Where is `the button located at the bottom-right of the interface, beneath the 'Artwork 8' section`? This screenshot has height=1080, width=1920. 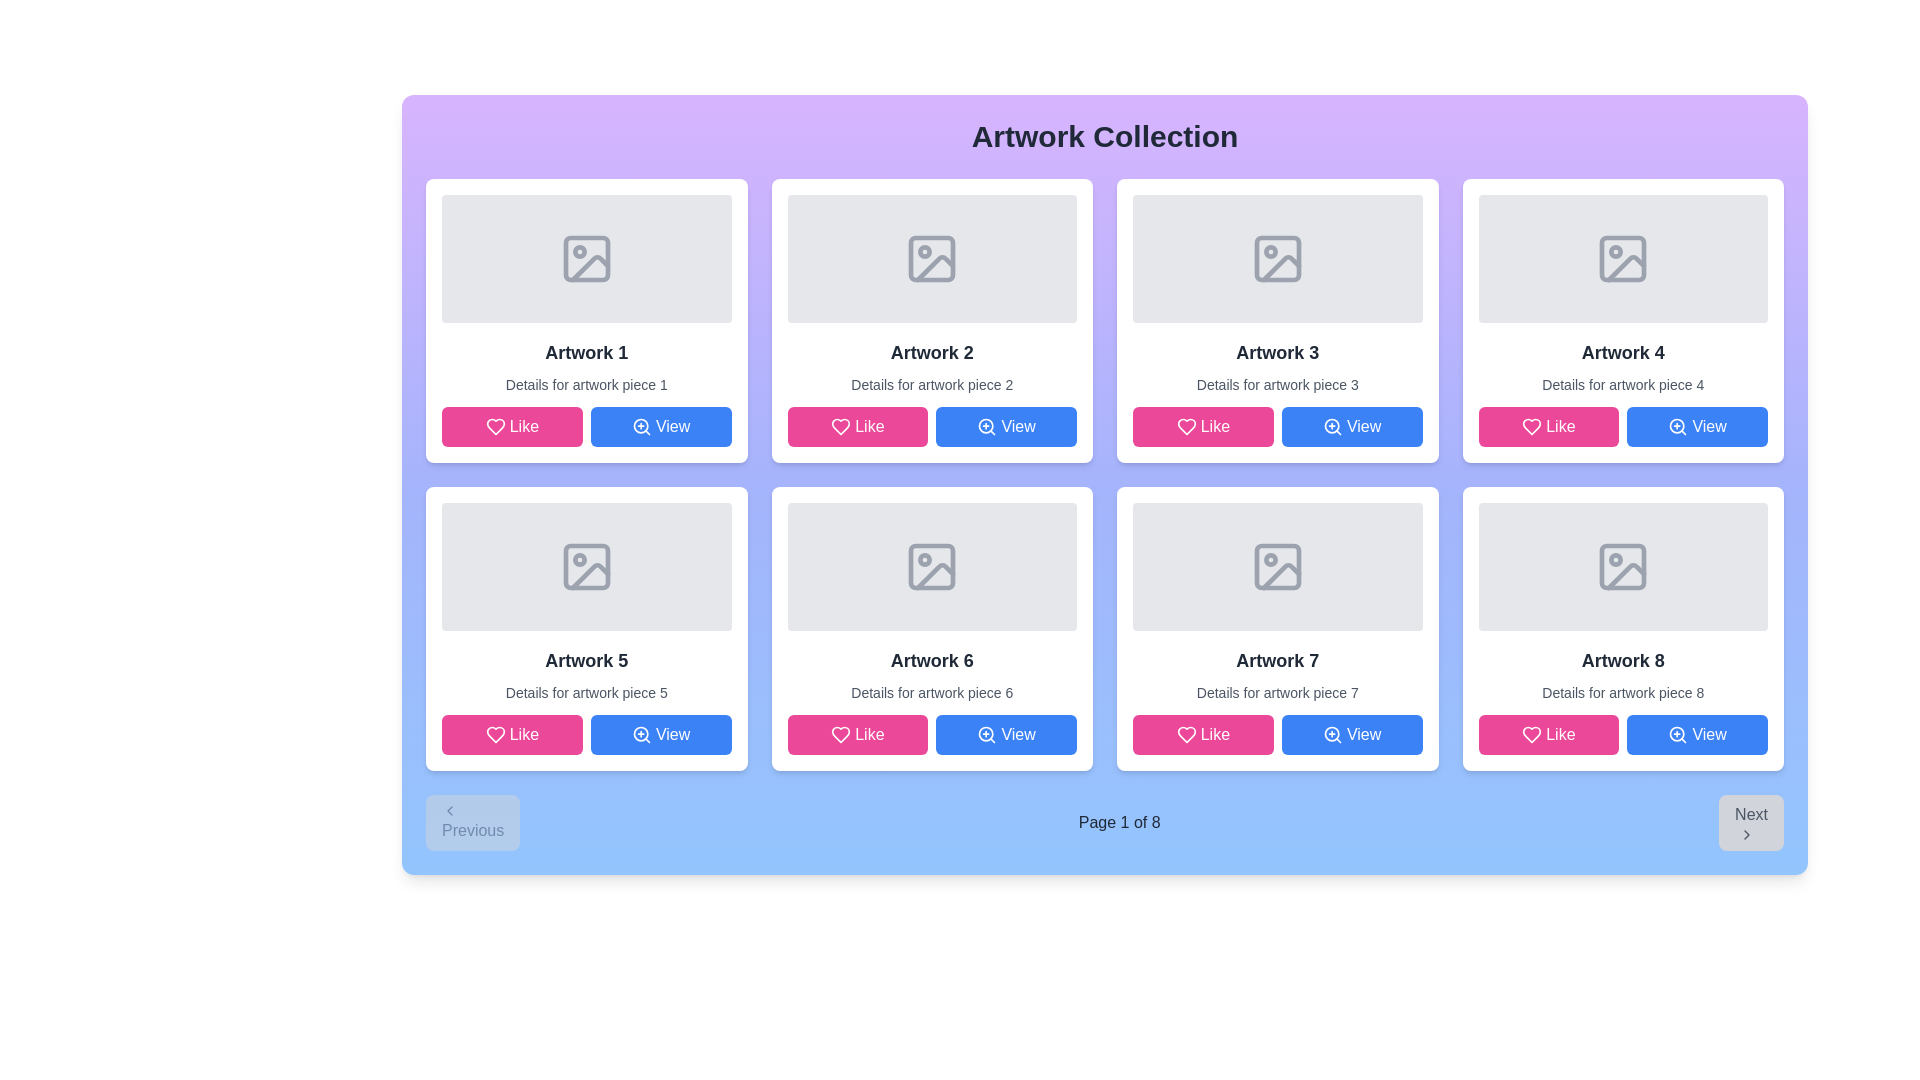
the button located at the bottom-right of the interface, beneath the 'Artwork 8' section is located at coordinates (1696, 735).